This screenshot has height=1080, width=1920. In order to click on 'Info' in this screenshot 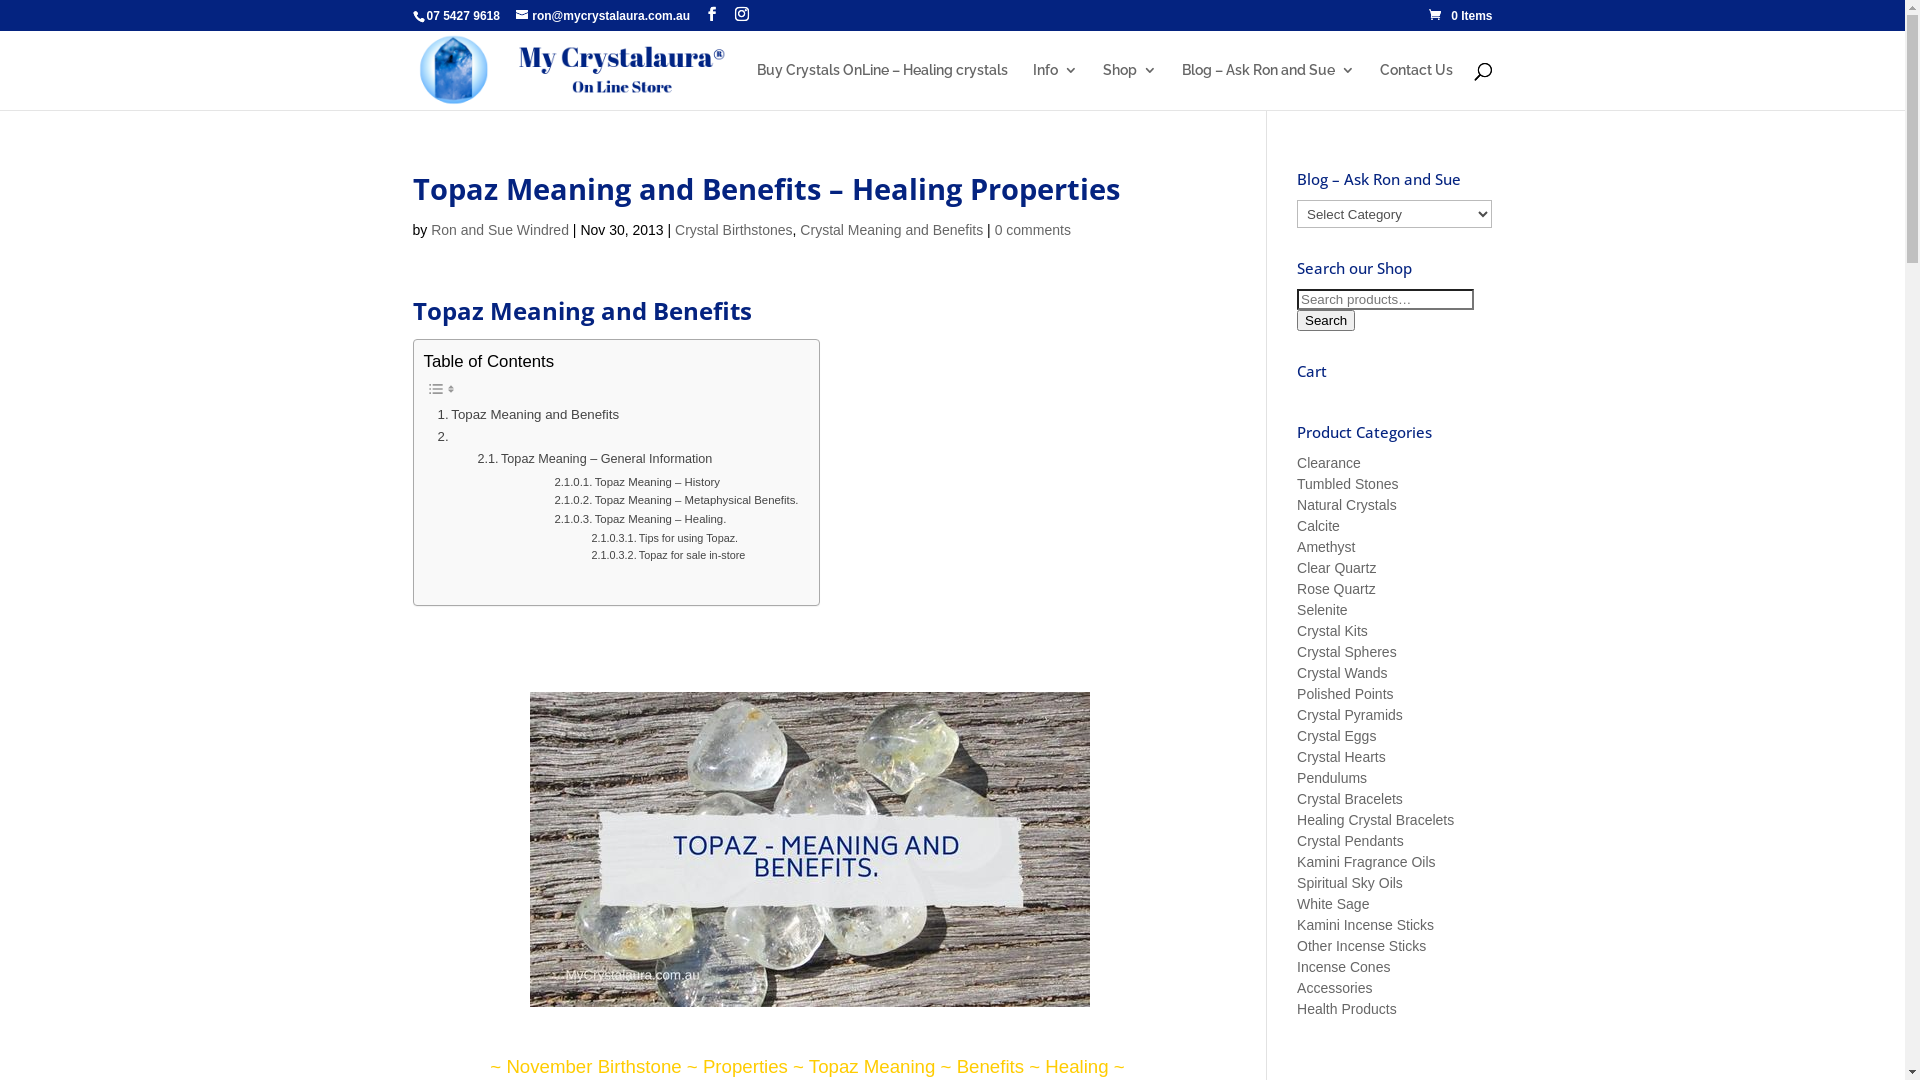, I will do `click(1053, 85)`.